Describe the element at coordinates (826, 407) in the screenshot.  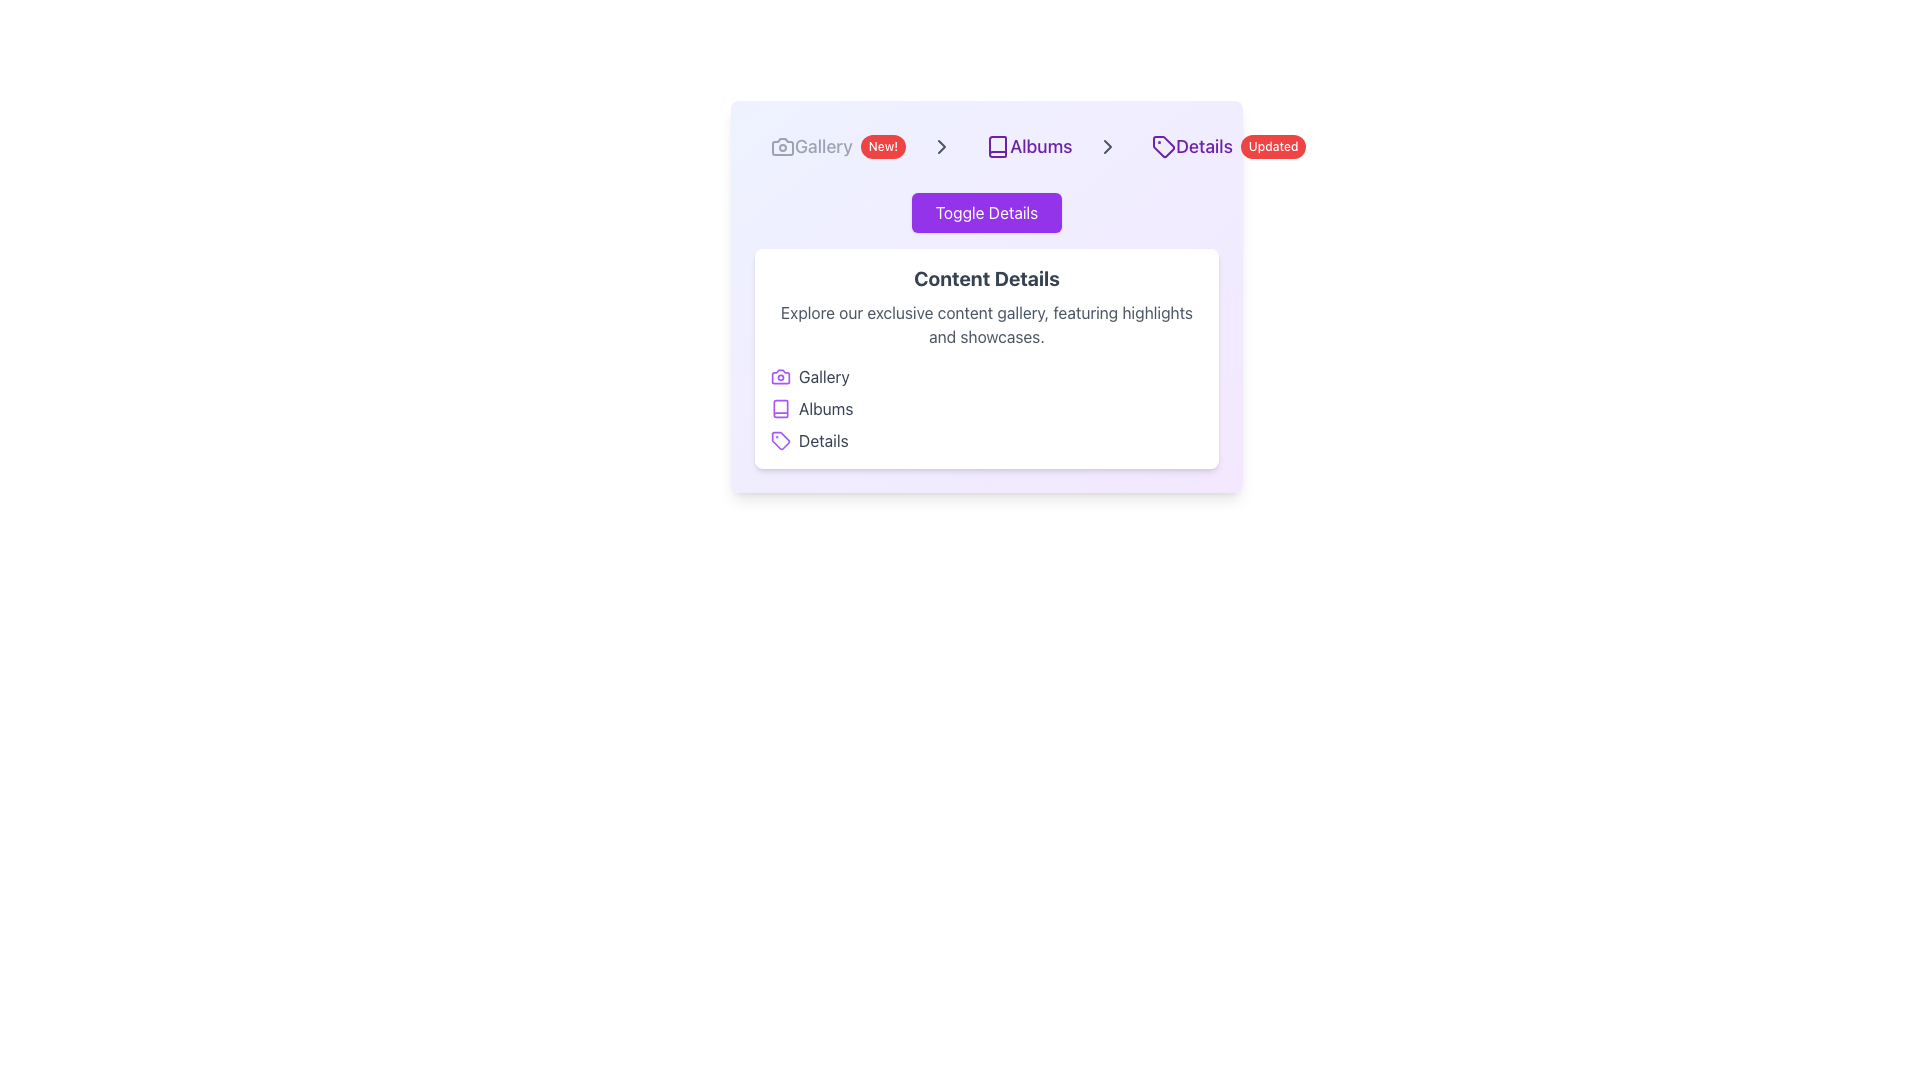
I see `the 'Albums' text label, which serves as a category indicator in the application, located in the middle of the layout, below the breadcrumb navigation and above the content description` at that location.